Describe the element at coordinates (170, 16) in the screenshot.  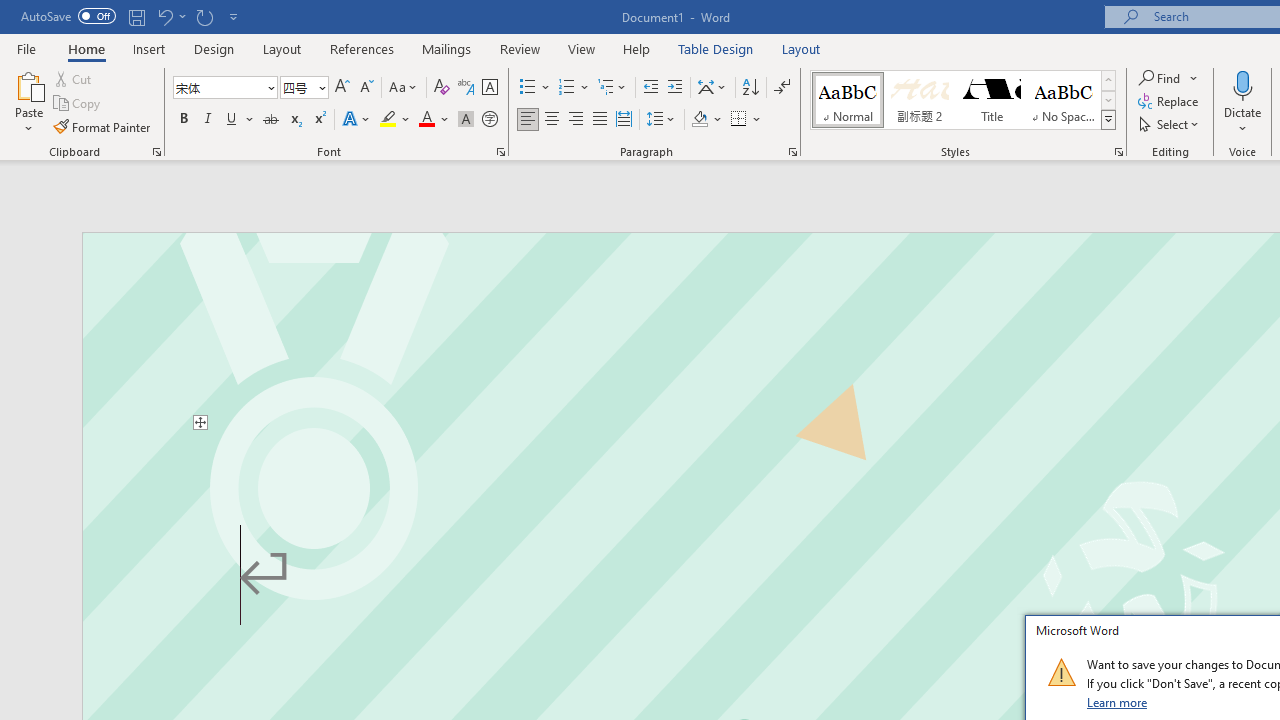
I see `'Undo Text Fill Effect'` at that location.